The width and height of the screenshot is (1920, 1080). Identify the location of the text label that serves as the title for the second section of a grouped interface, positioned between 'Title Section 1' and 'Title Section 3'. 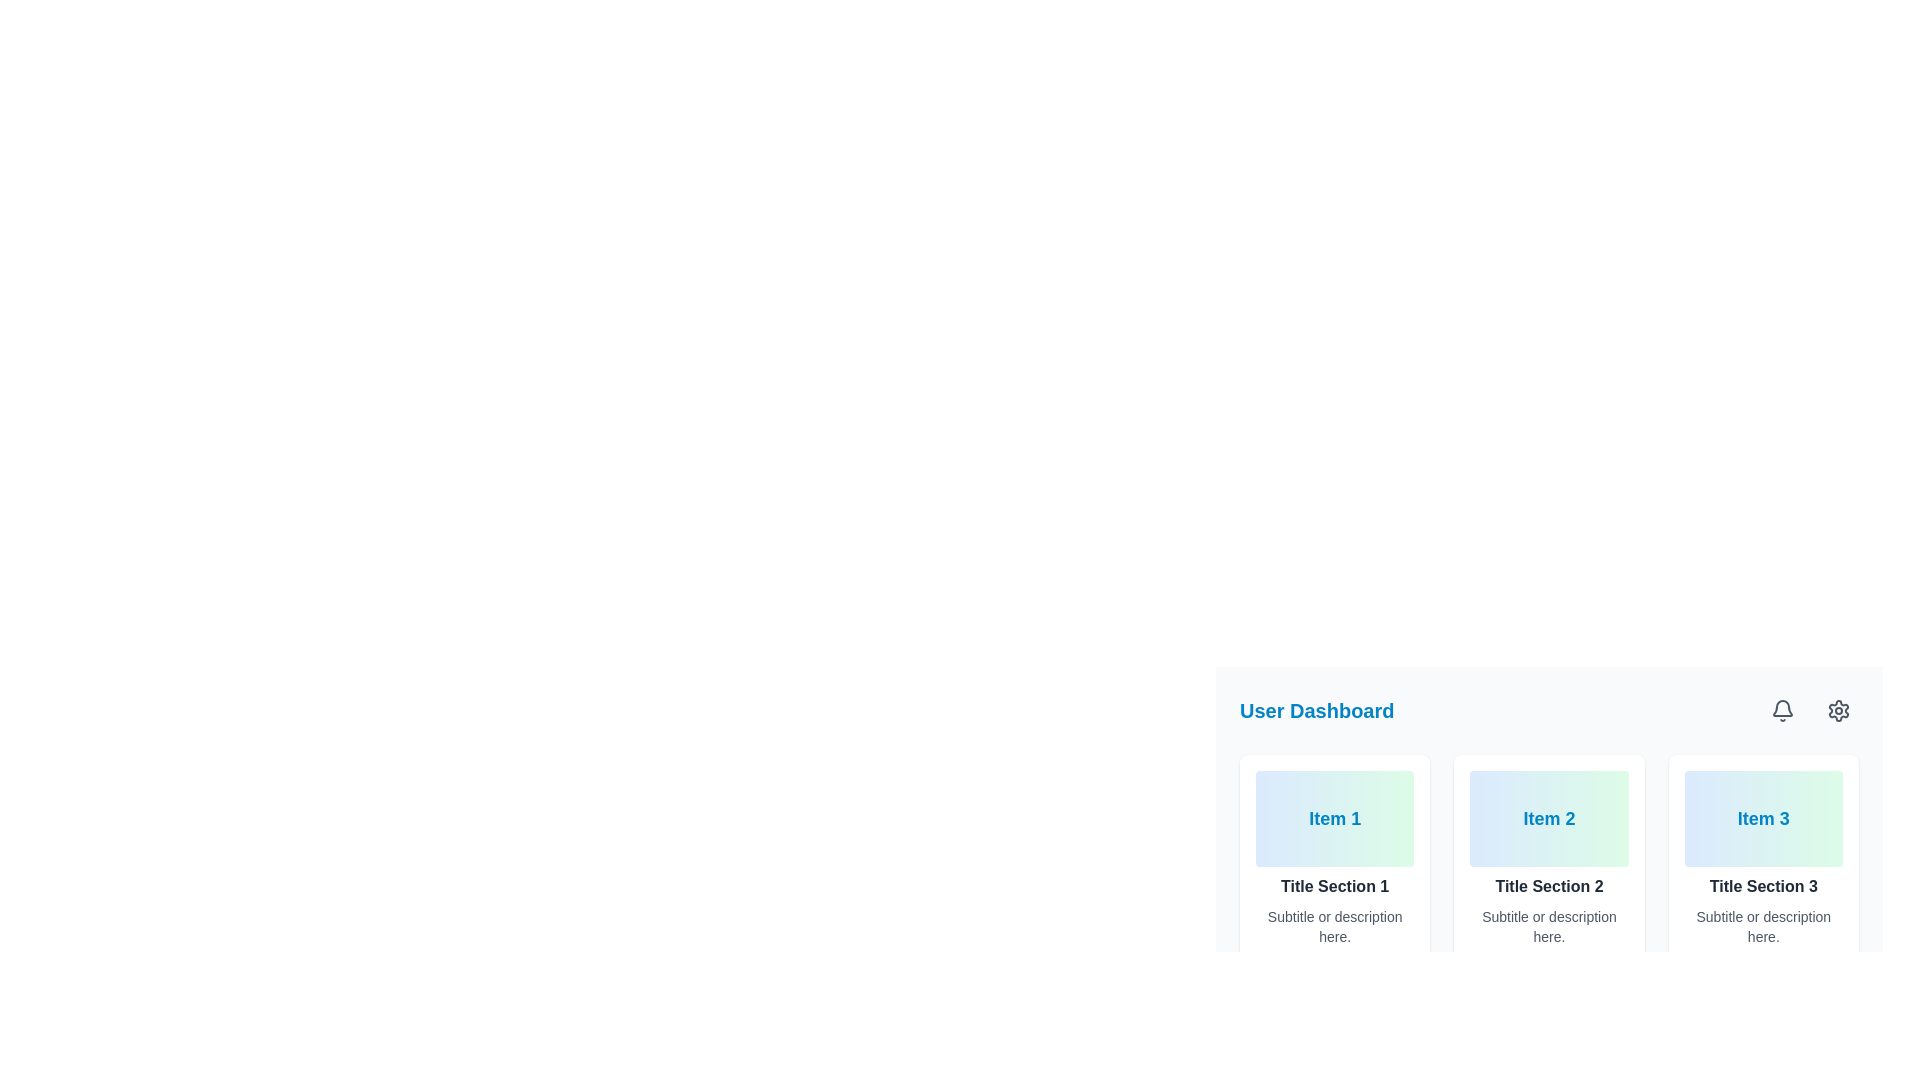
(1548, 886).